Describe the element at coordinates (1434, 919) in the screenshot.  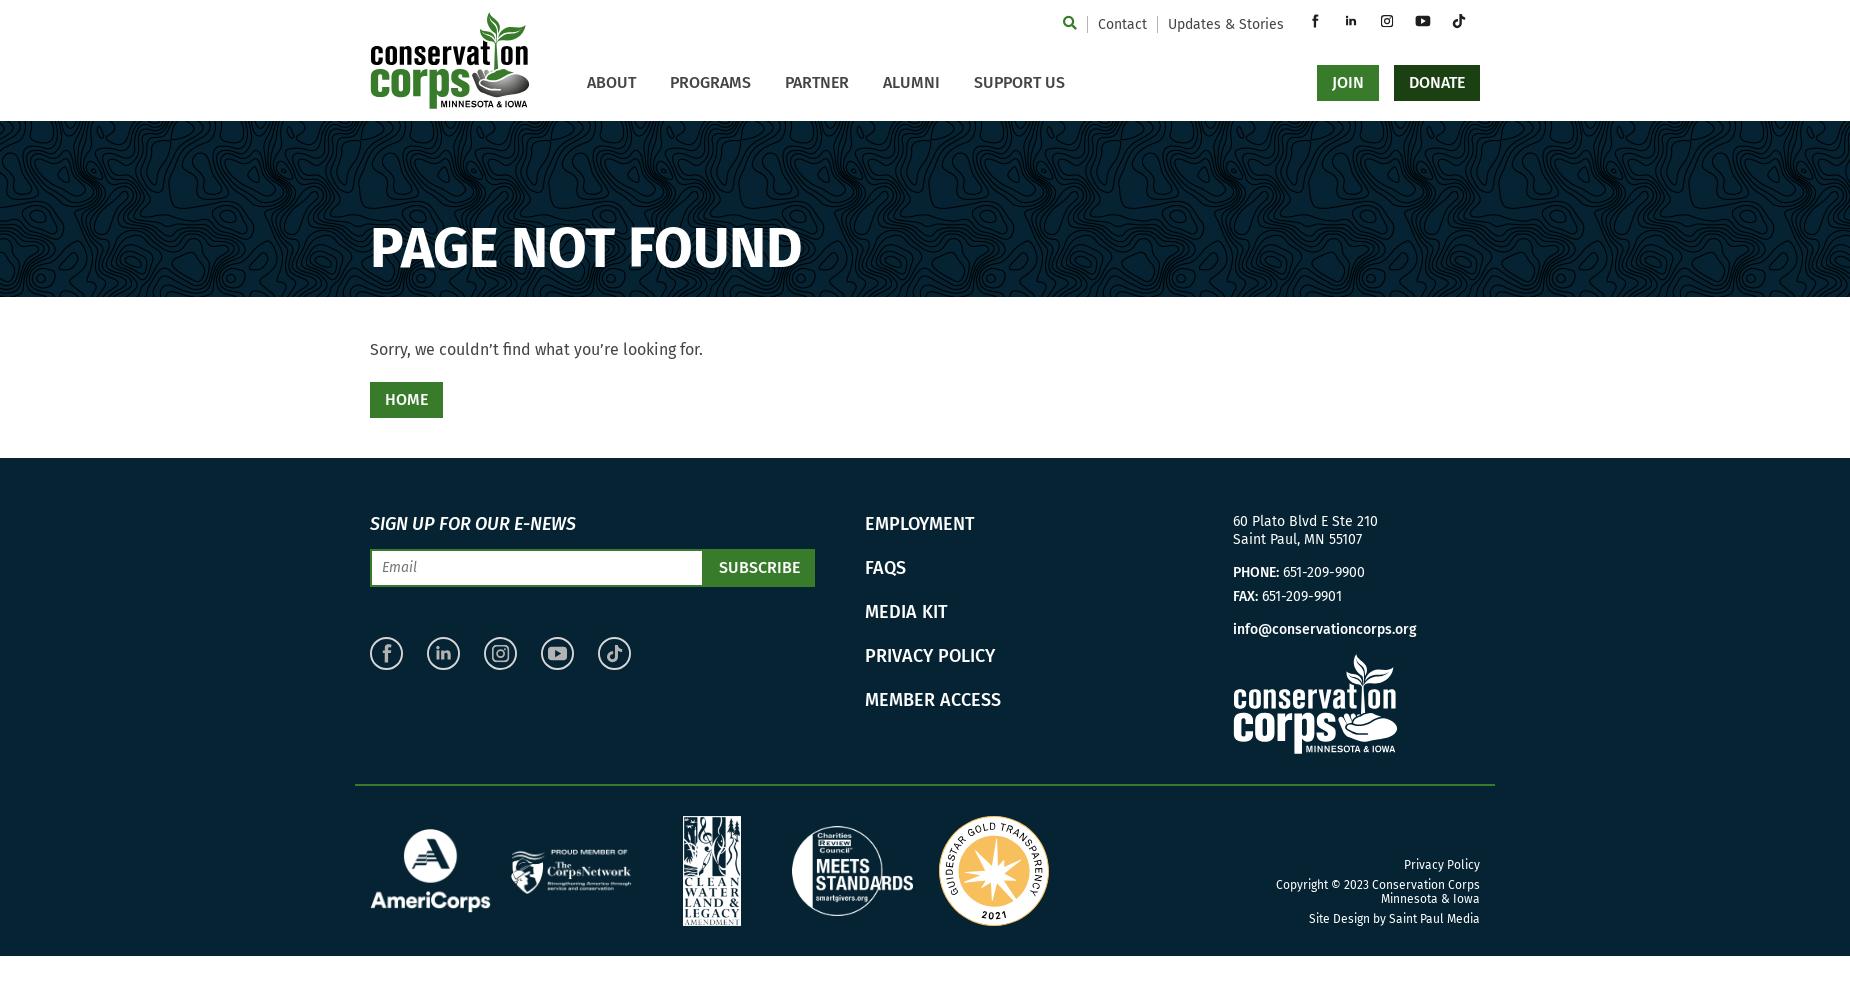
I see `'Saint Paul Media'` at that location.